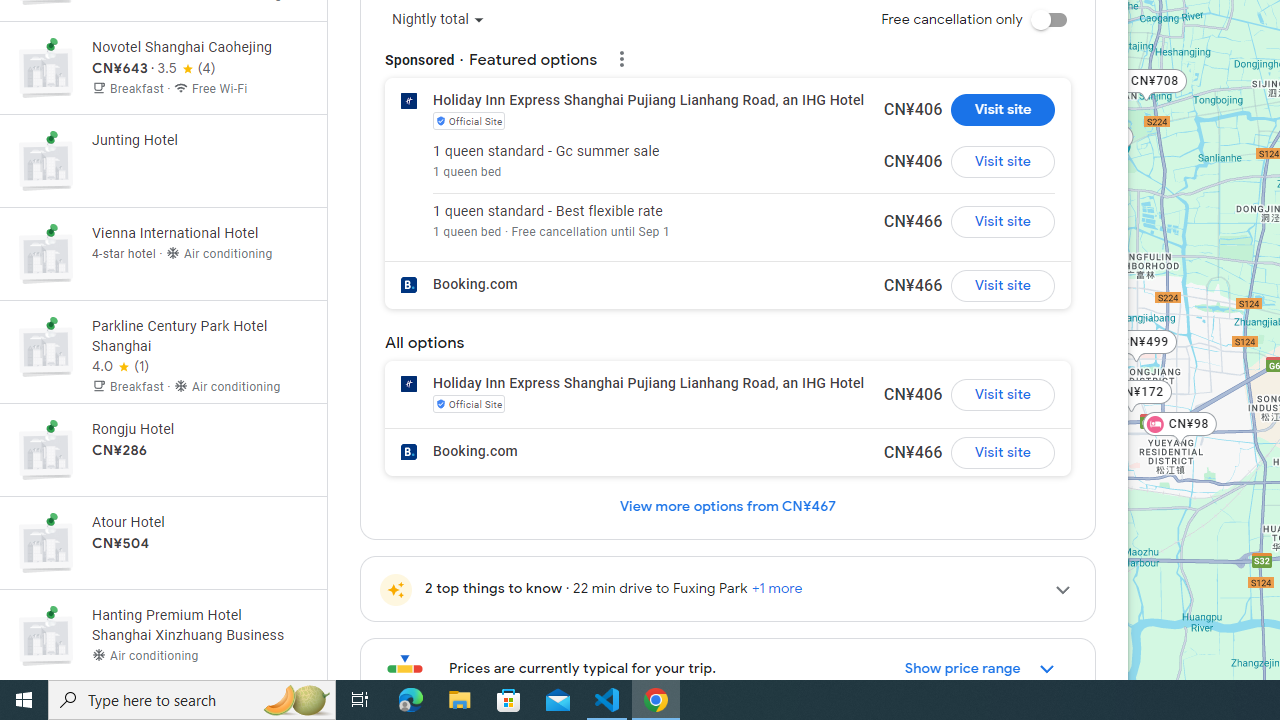 This screenshot has height=720, width=1280. What do you see at coordinates (619, 55) in the screenshot?
I see `'Open My Ad Center'` at bounding box center [619, 55].